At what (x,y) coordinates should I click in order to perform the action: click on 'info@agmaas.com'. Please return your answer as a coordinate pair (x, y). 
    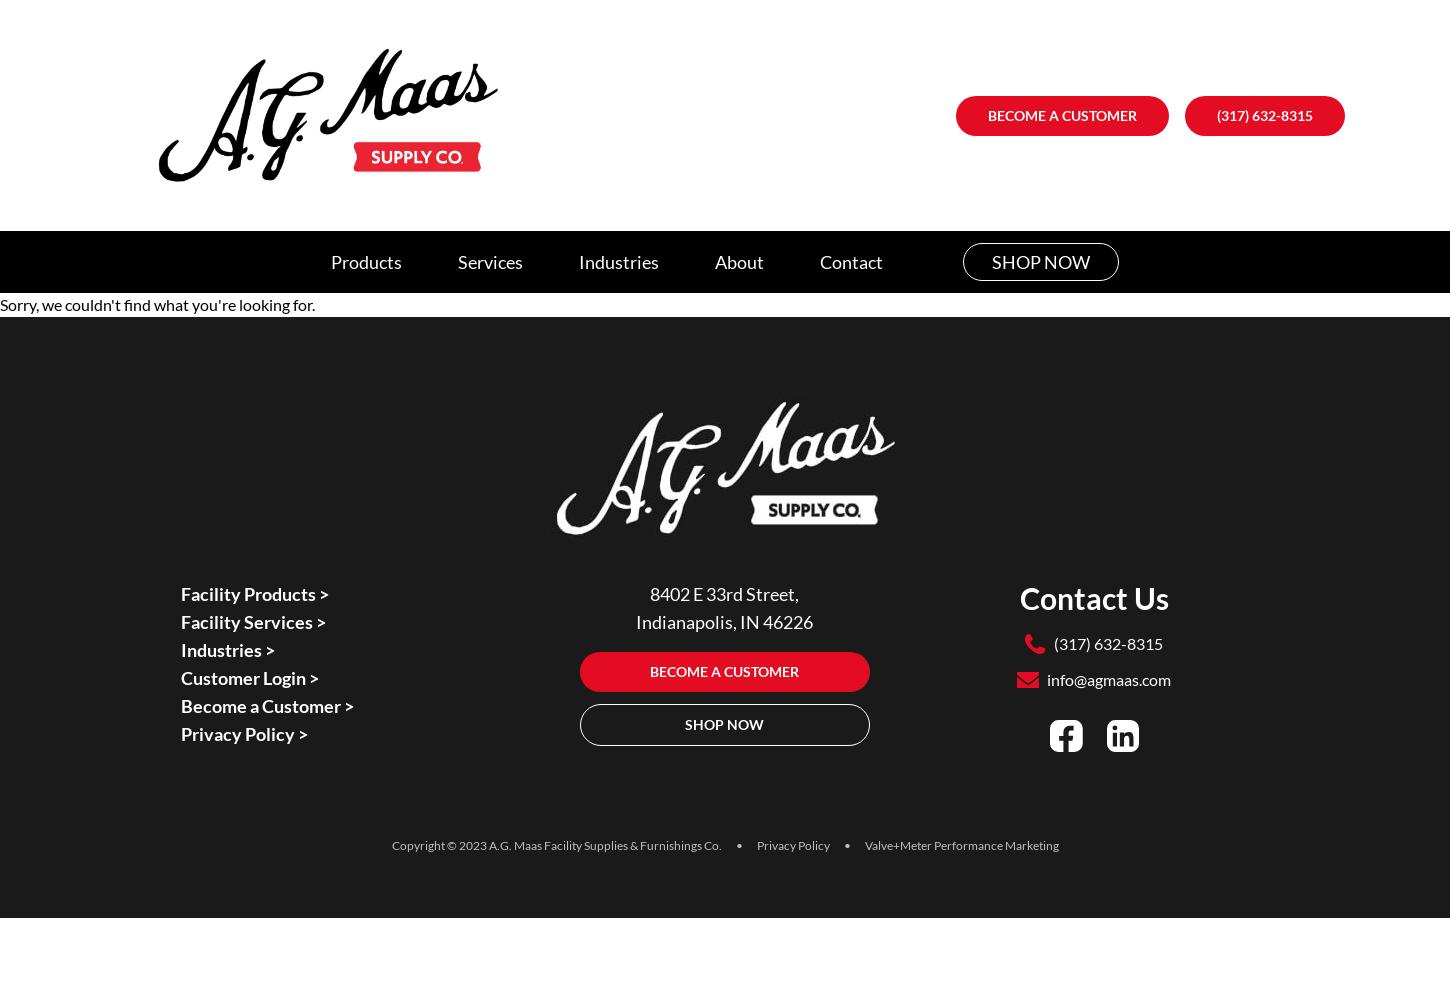
    Looking at the image, I should click on (1047, 679).